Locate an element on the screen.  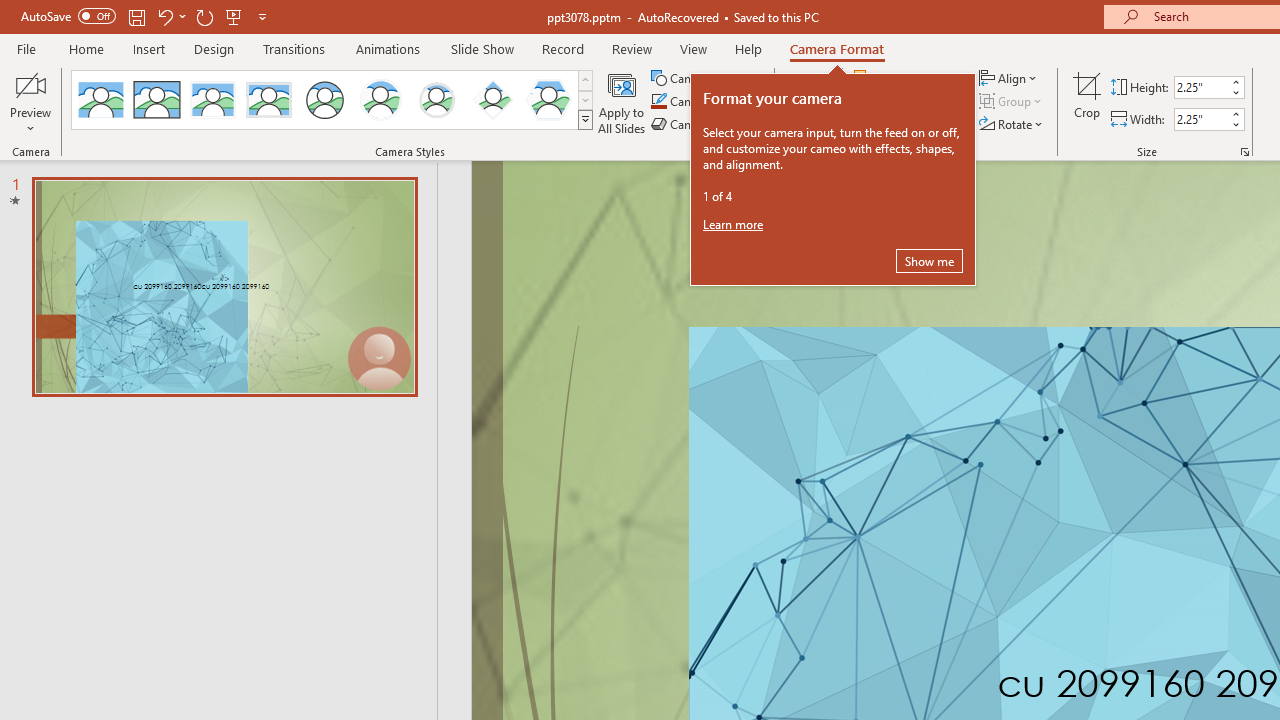
'Simple Frame Circle' is located at coordinates (325, 100).